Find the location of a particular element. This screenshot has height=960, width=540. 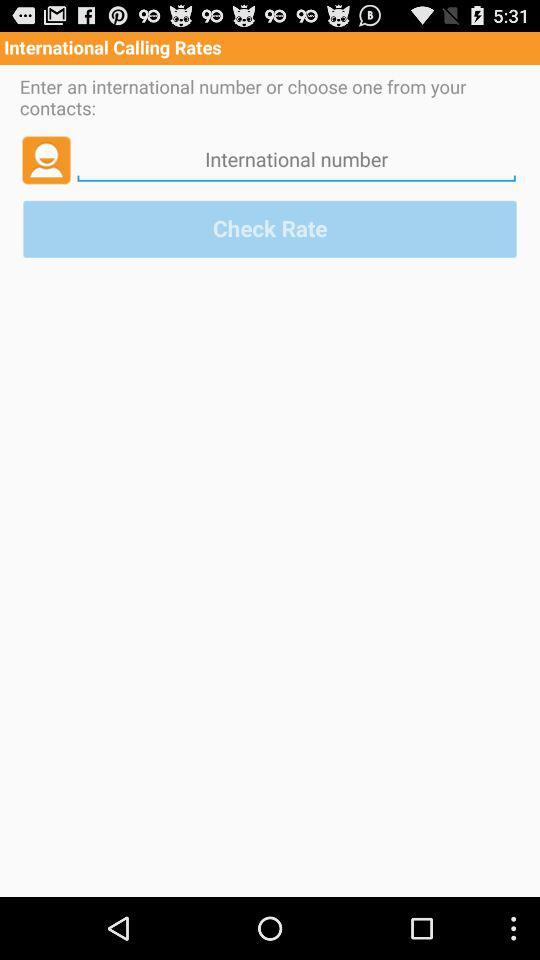

the icon at the top left corner is located at coordinates (46, 158).